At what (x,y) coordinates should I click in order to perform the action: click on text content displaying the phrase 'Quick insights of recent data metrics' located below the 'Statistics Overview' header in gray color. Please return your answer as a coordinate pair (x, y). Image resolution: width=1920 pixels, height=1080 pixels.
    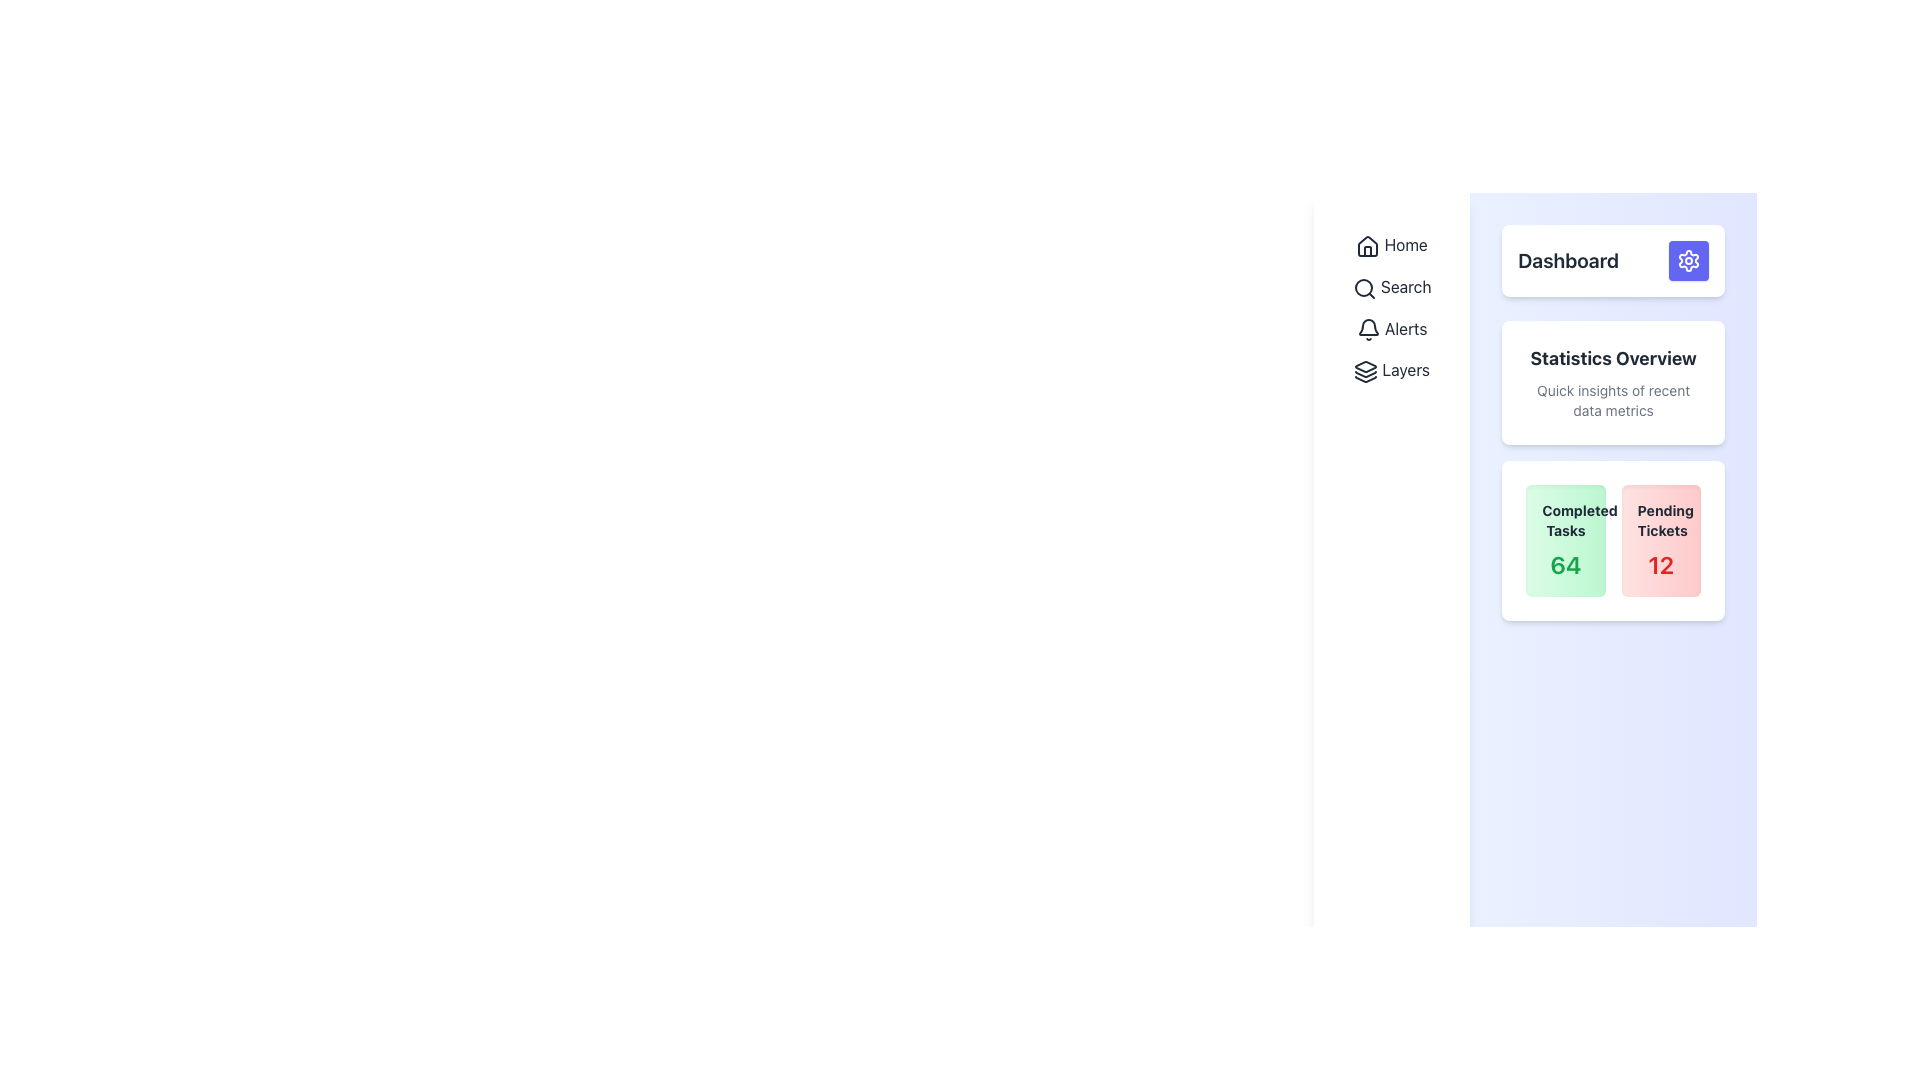
    Looking at the image, I should click on (1613, 401).